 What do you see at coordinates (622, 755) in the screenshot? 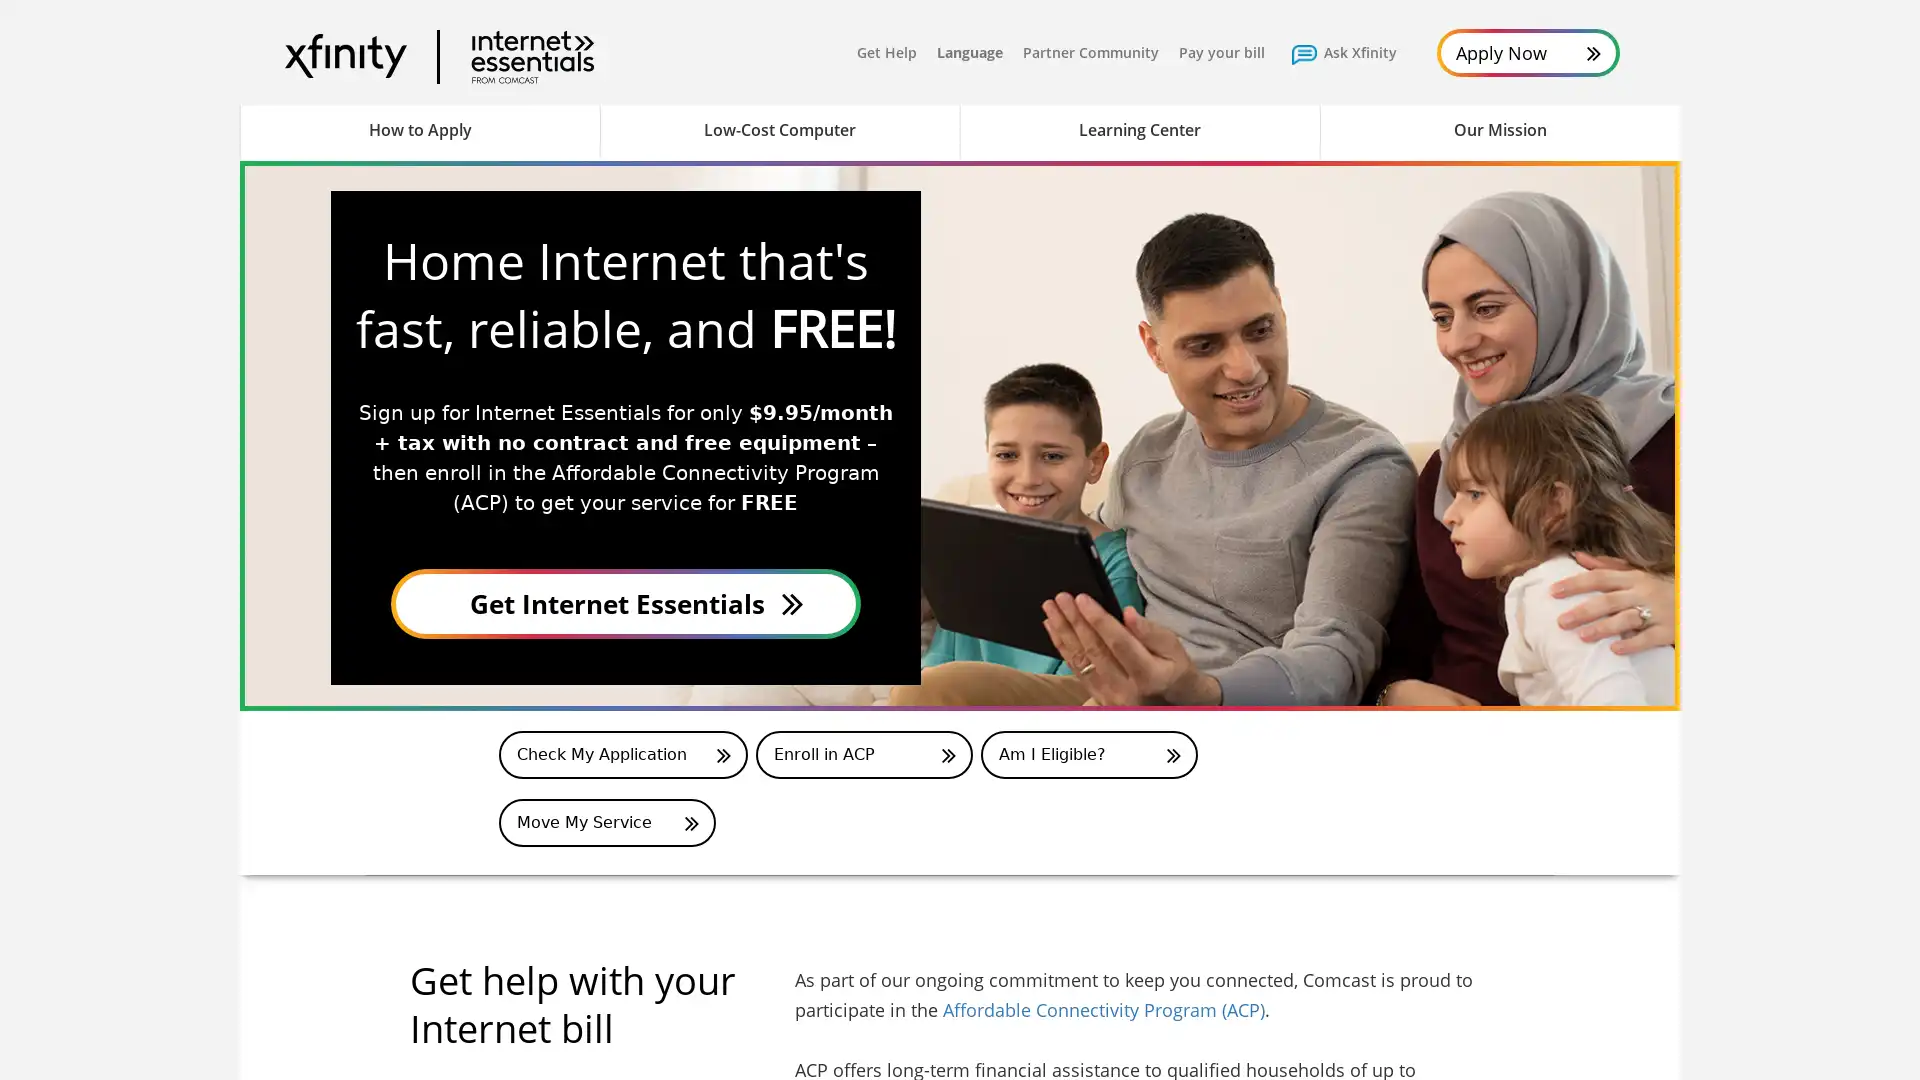
I see `Application Status` at bounding box center [622, 755].